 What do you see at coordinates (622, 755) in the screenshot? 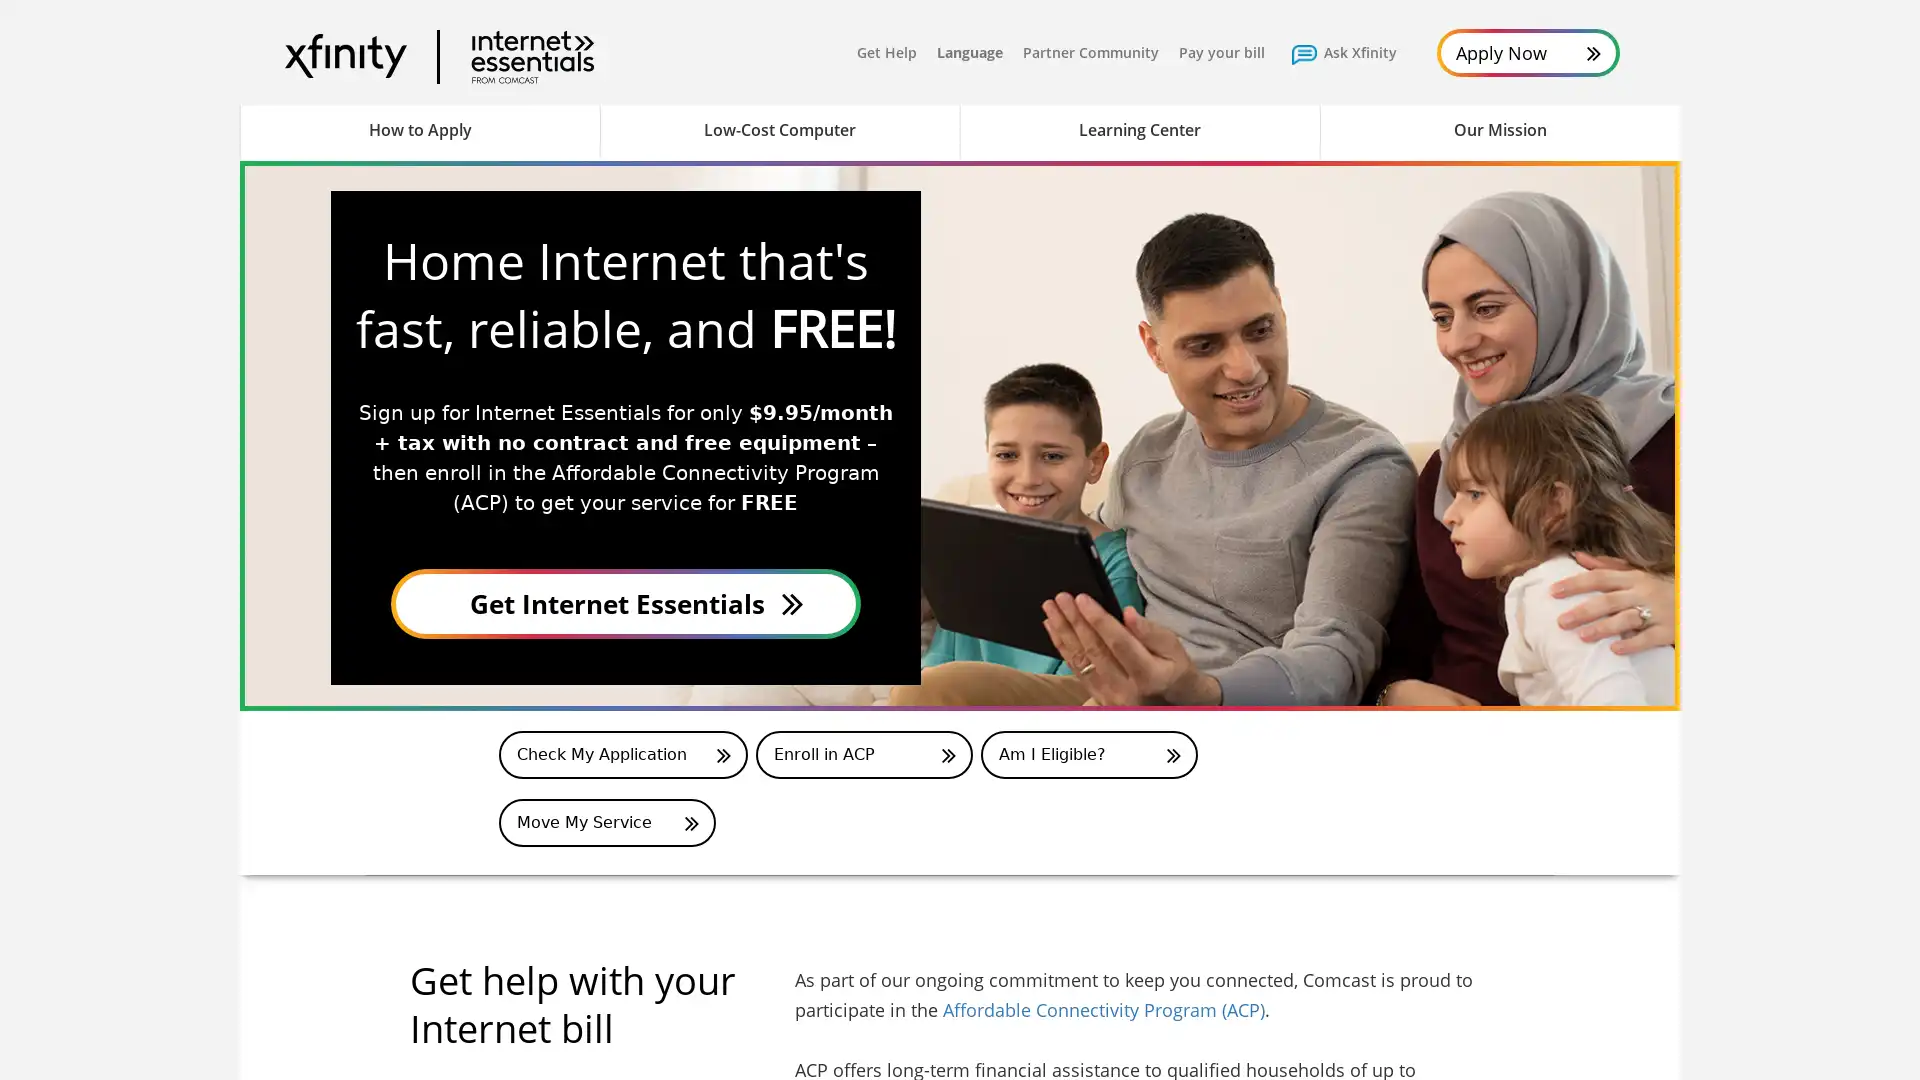
I see `Application Status` at bounding box center [622, 755].